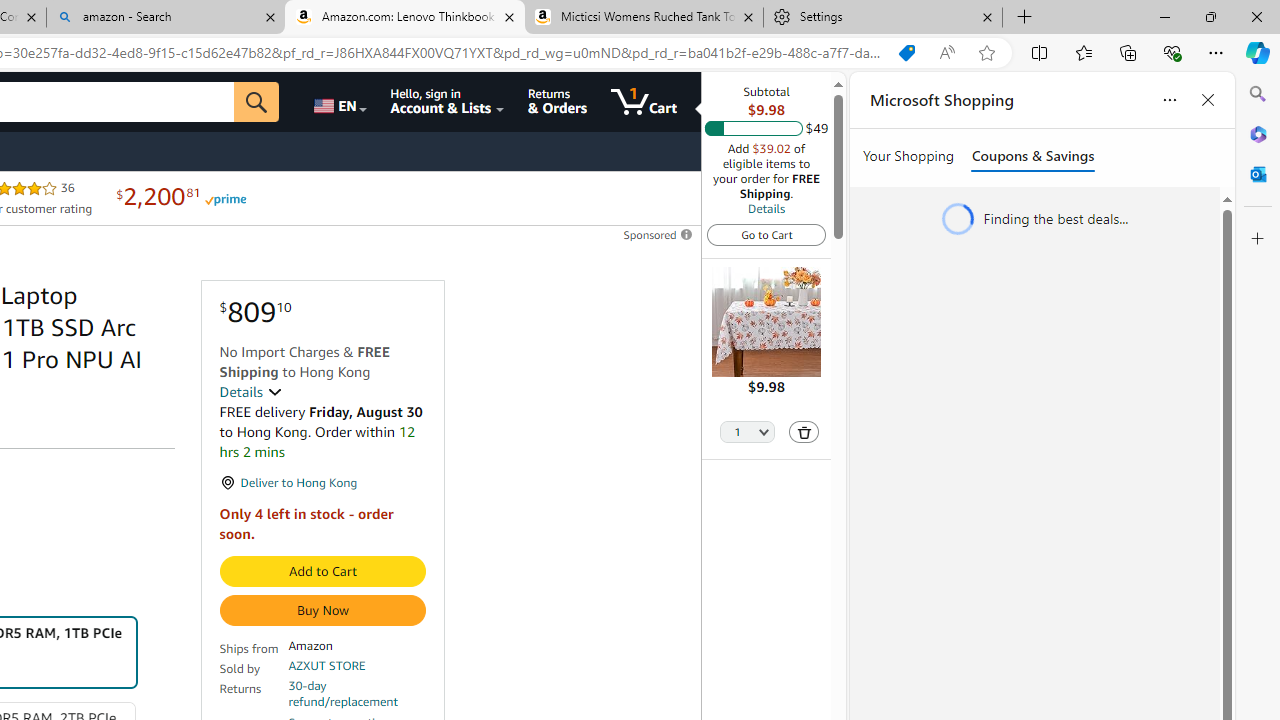 The width and height of the screenshot is (1280, 720). What do you see at coordinates (1257, 173) in the screenshot?
I see `'Outlook'` at bounding box center [1257, 173].